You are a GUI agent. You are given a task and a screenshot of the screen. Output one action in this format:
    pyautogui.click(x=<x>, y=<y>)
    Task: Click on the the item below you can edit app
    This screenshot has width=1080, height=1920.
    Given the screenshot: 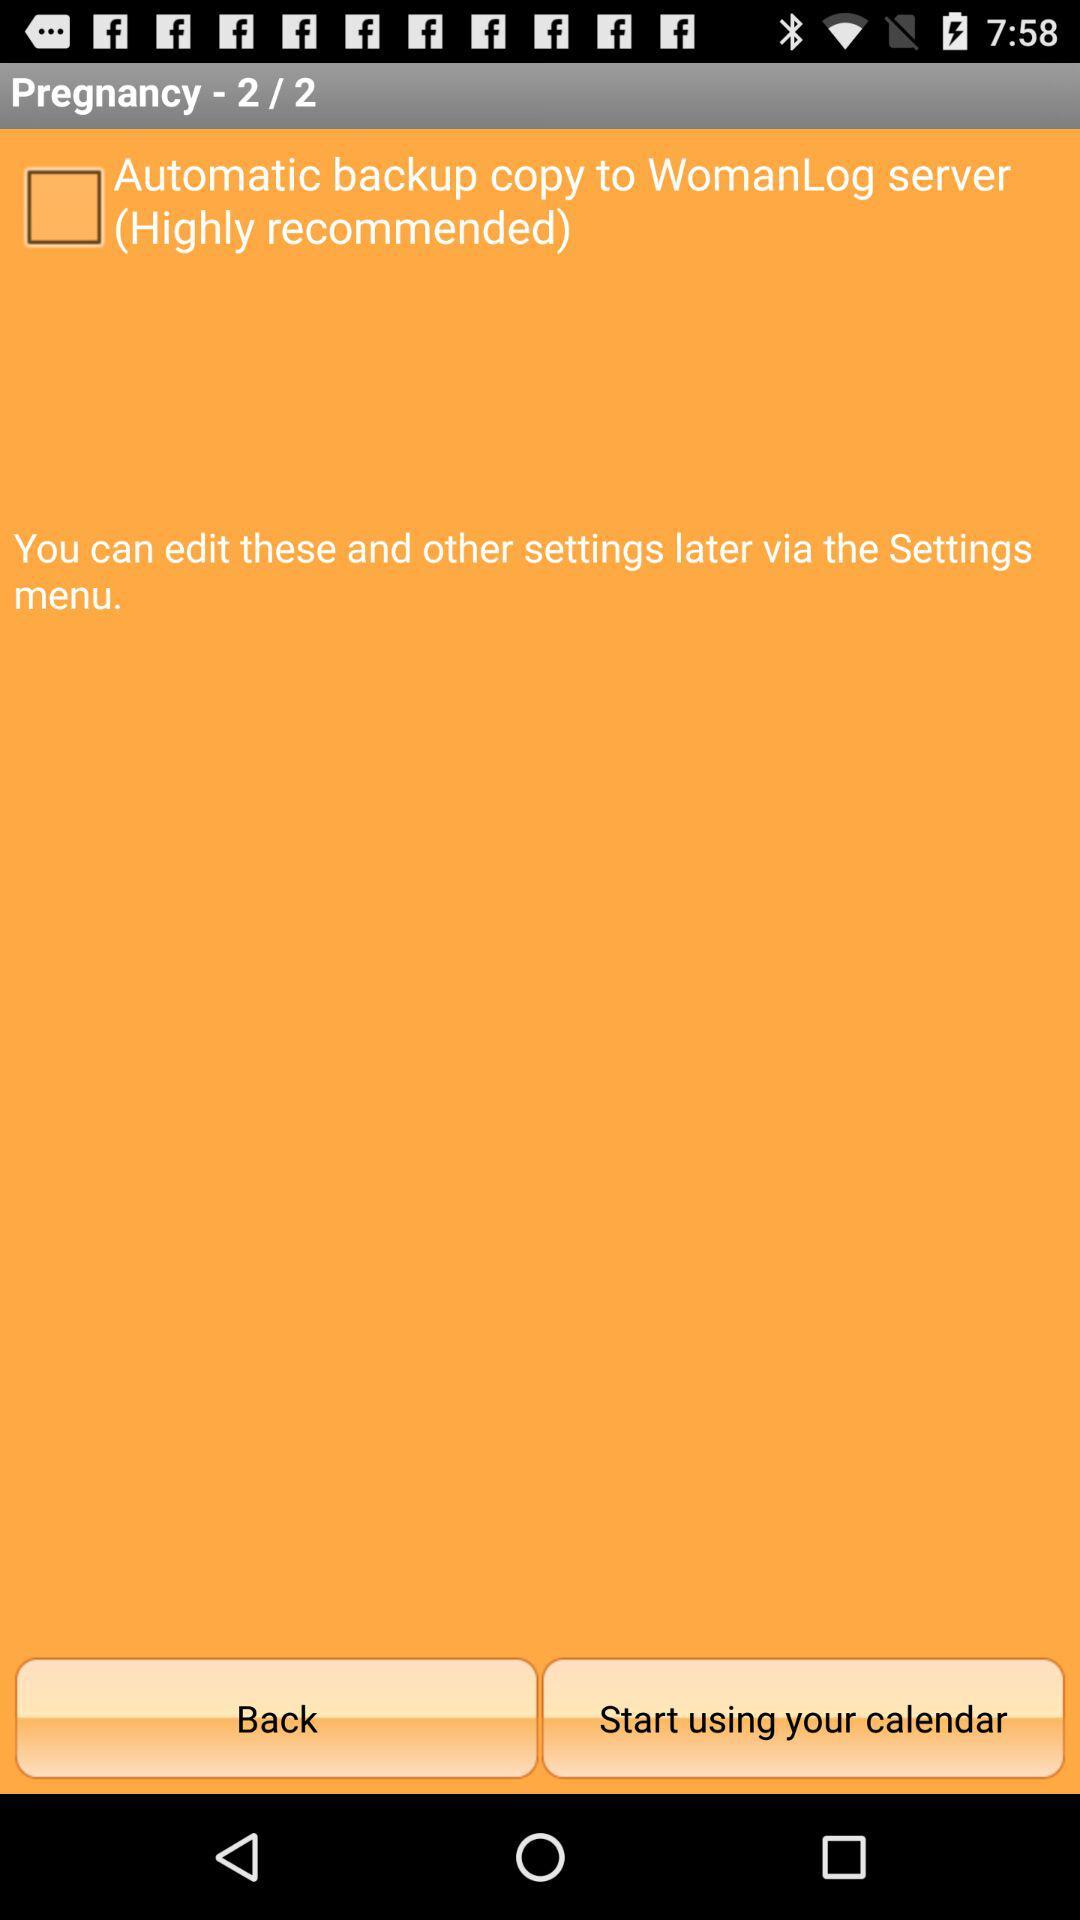 What is the action you would take?
    pyautogui.click(x=802, y=1717)
    